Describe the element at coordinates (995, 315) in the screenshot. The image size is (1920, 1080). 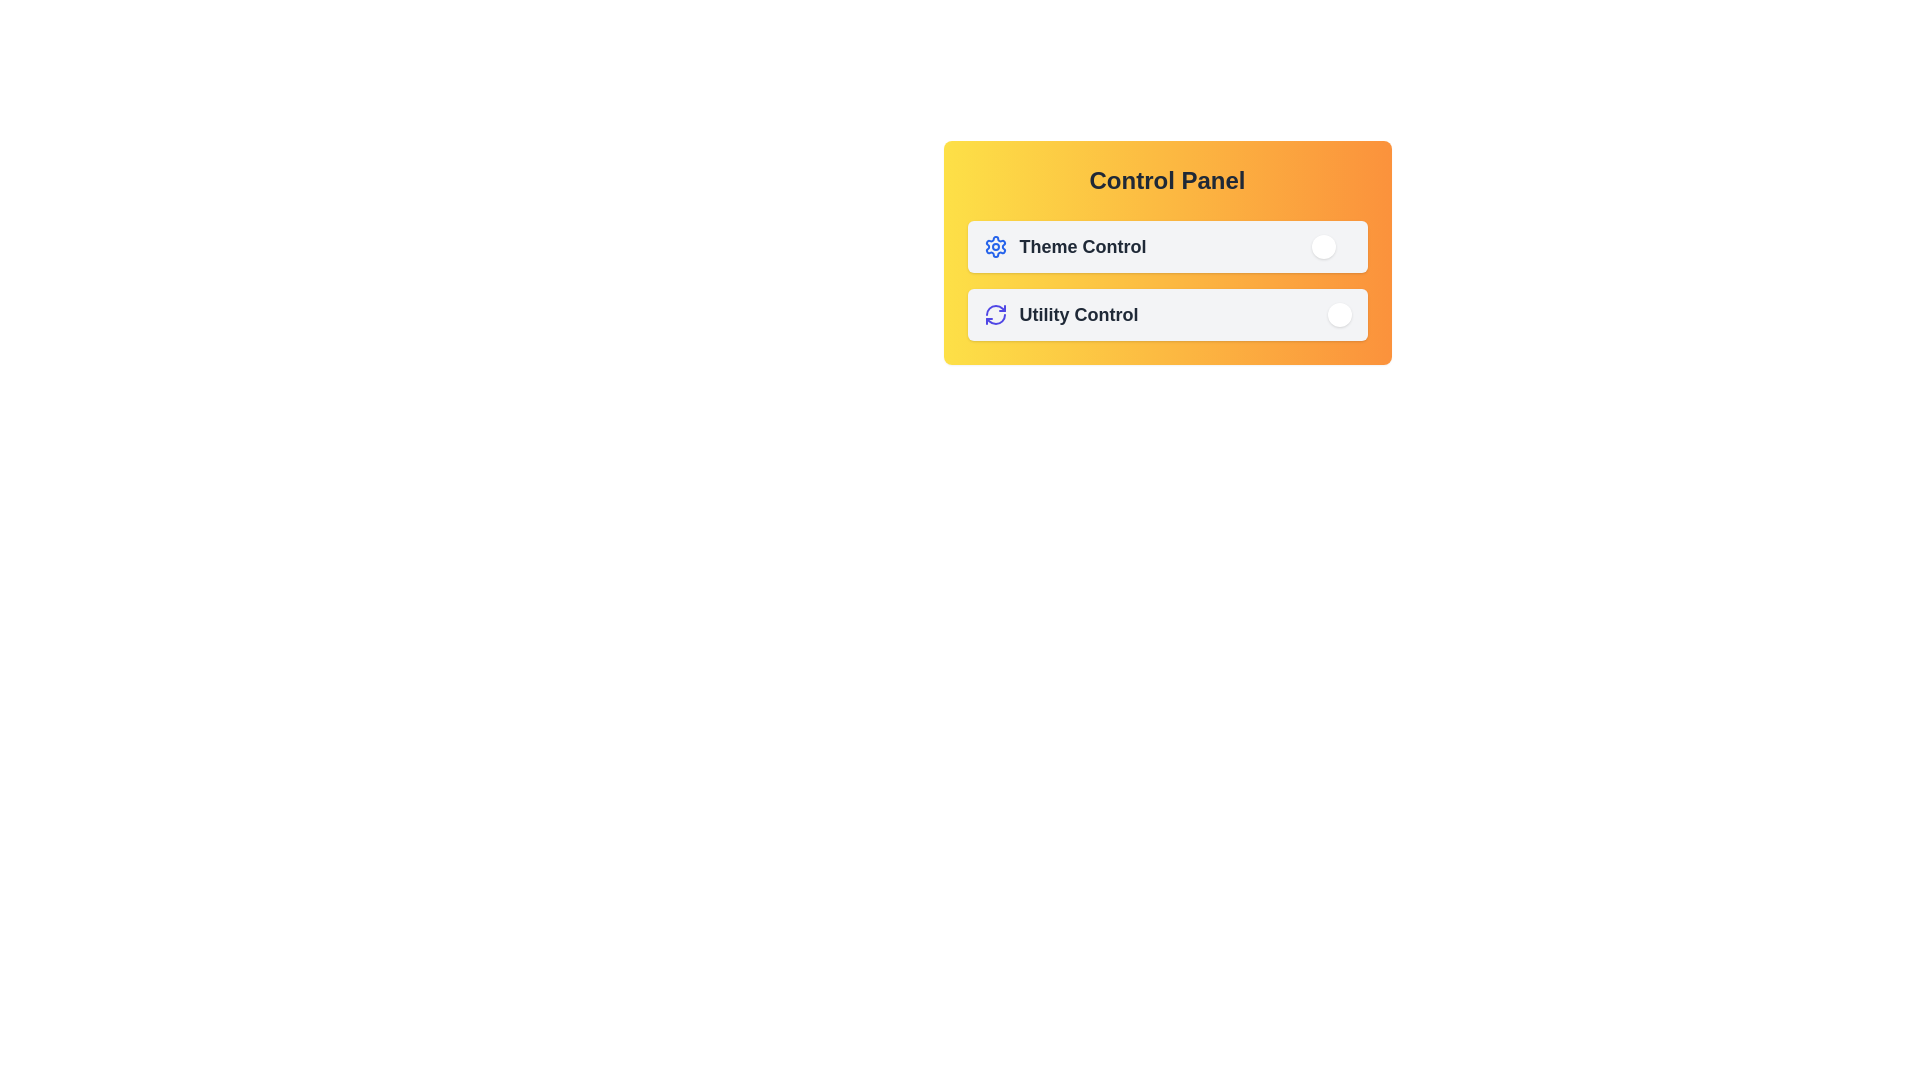
I see `the circular indigo icon with two arrows forming a clockwise loop, located to the left of 'Utility Control' within the orange-yellow 'Control Panel' card` at that location.